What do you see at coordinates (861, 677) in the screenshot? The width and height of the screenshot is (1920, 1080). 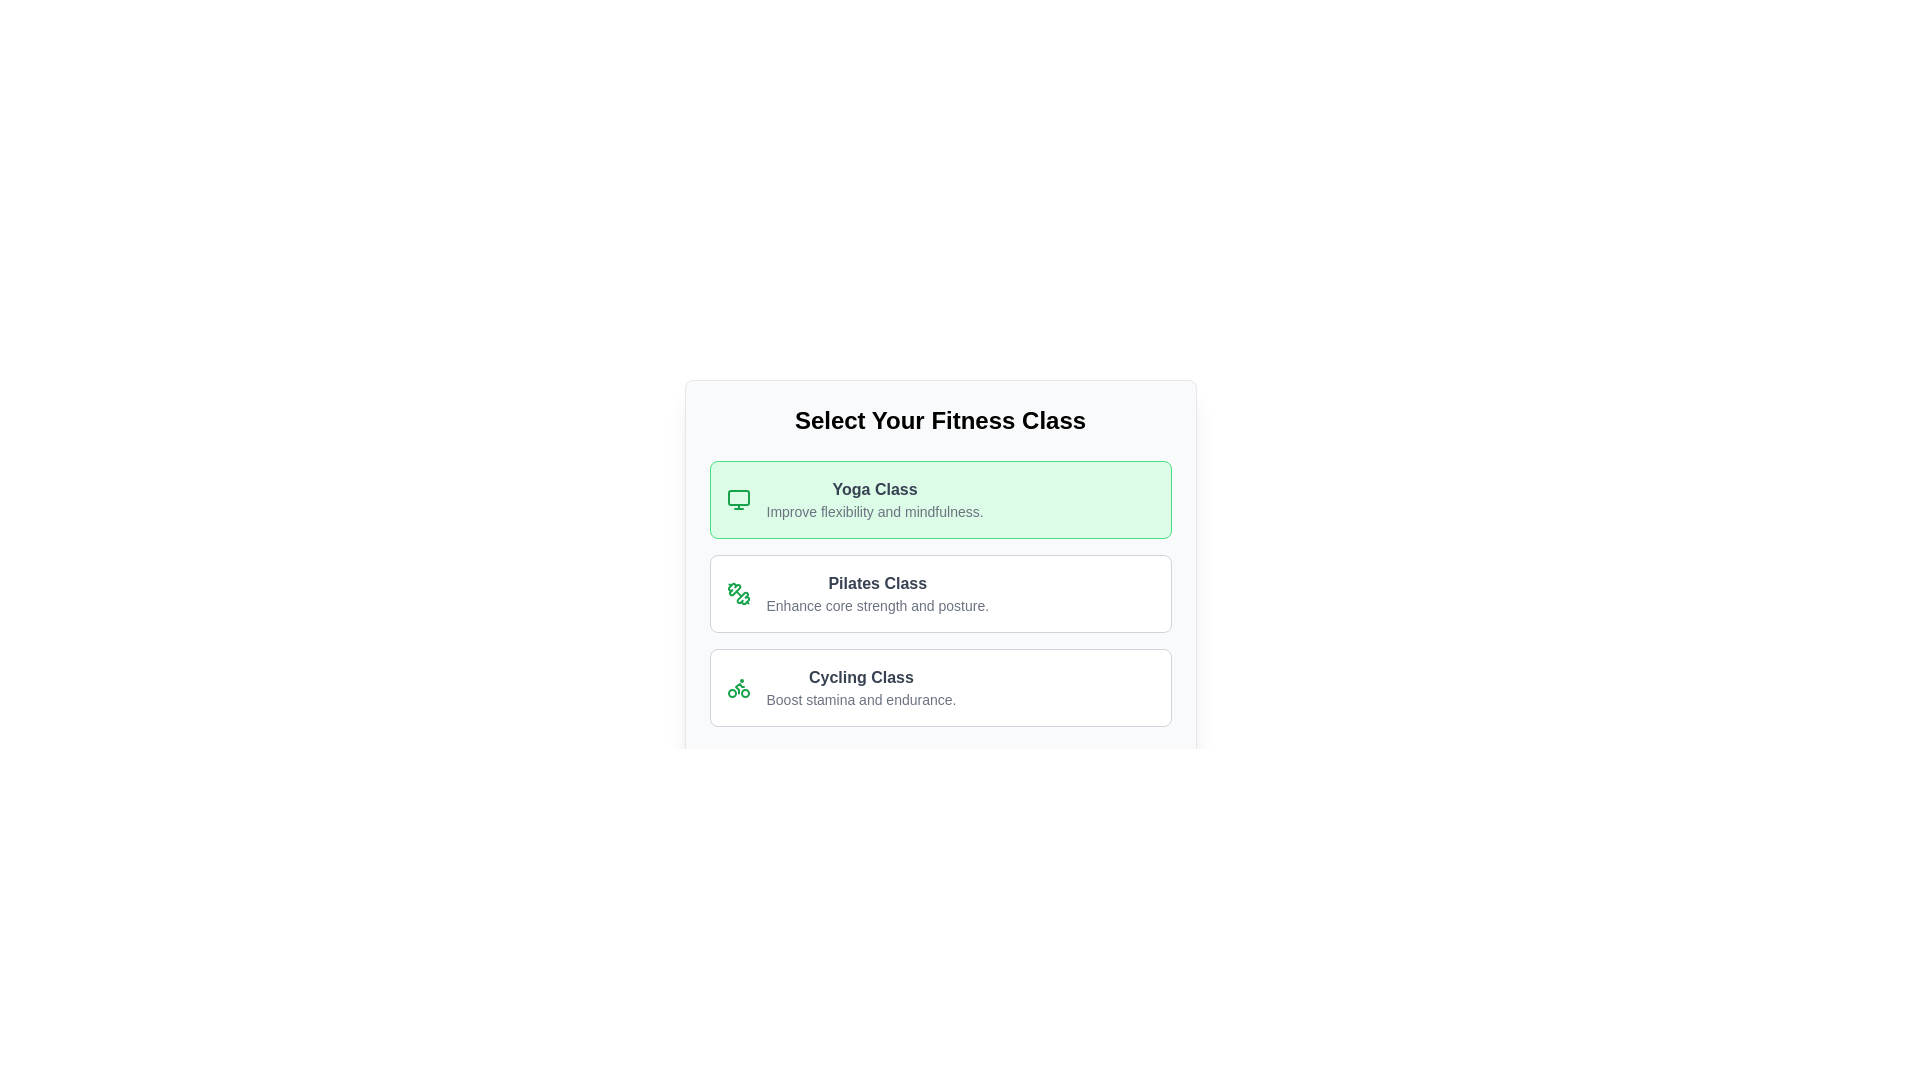 I see `bold text label saying 'Cycling Class' located at the top of the third section of the fitness class options list` at bounding box center [861, 677].